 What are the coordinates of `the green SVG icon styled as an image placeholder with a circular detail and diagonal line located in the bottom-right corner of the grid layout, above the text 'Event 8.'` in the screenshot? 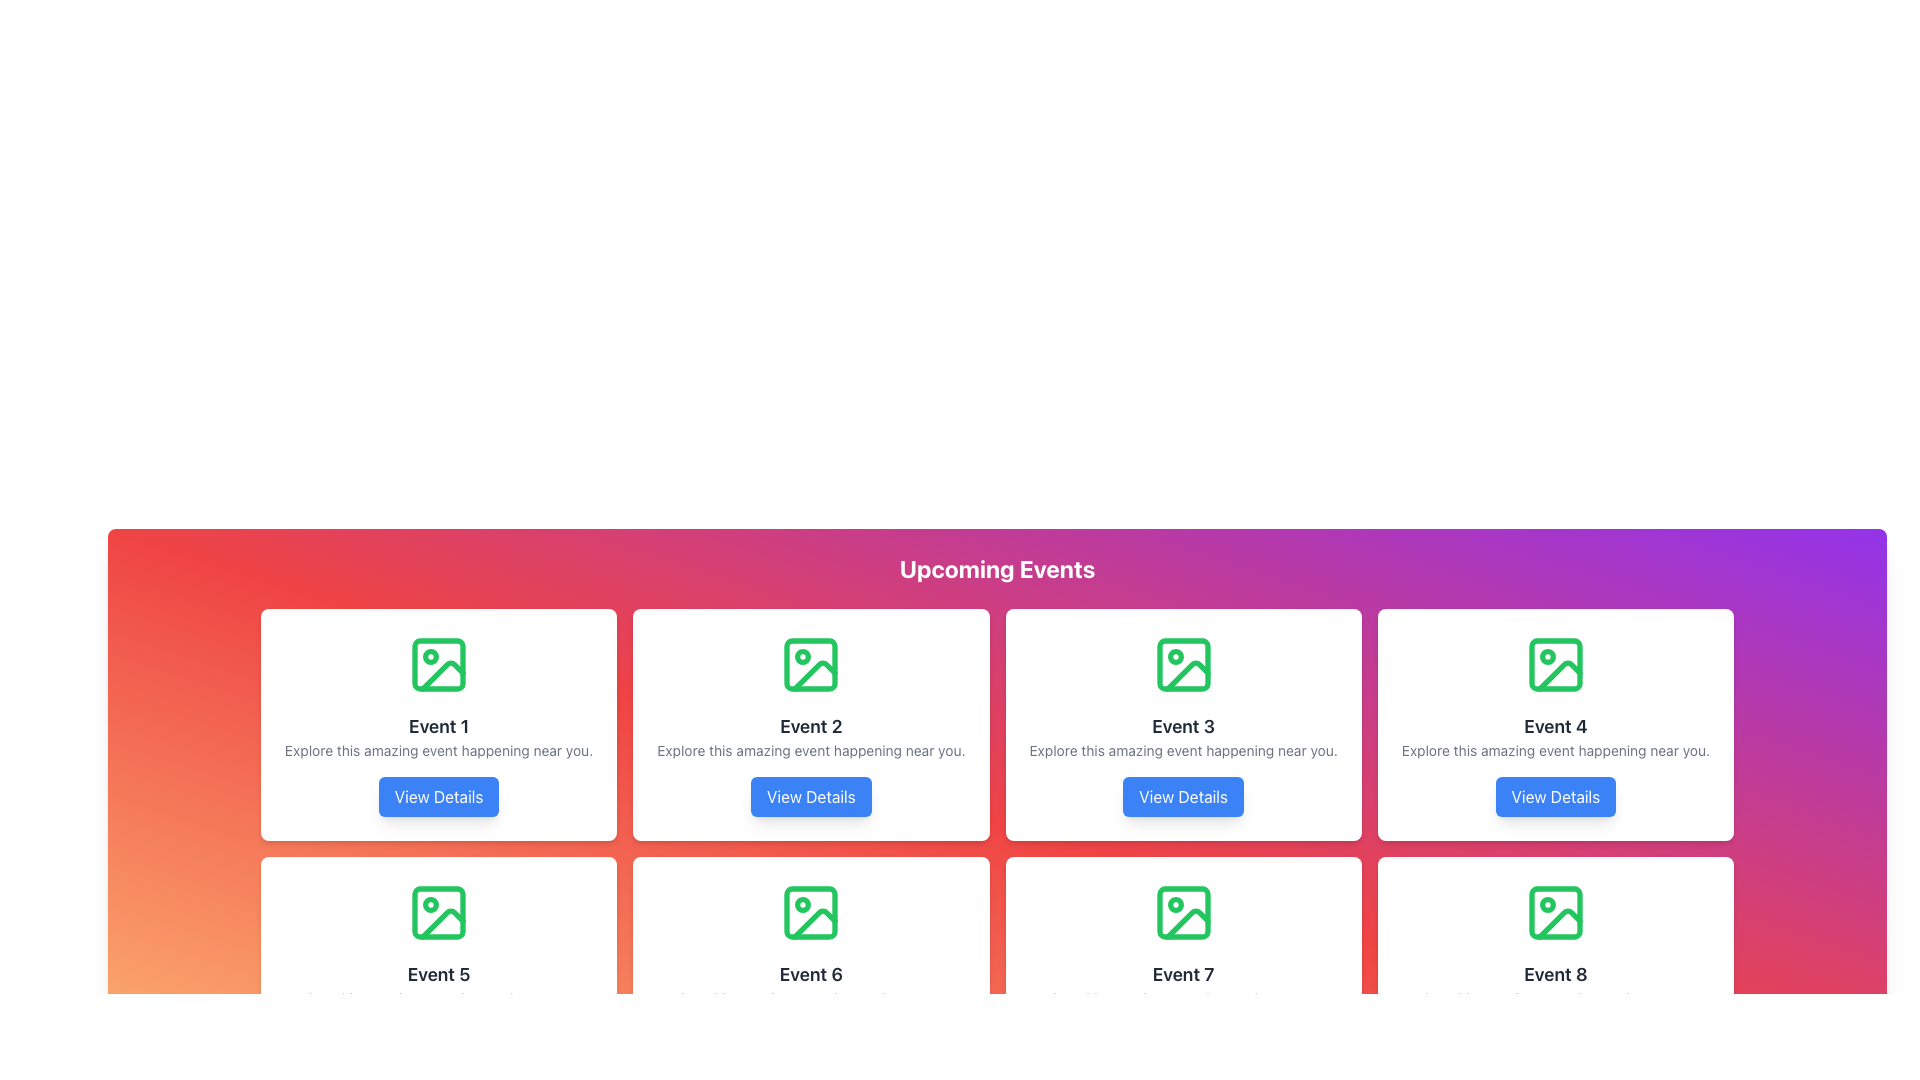 It's located at (1554, 913).